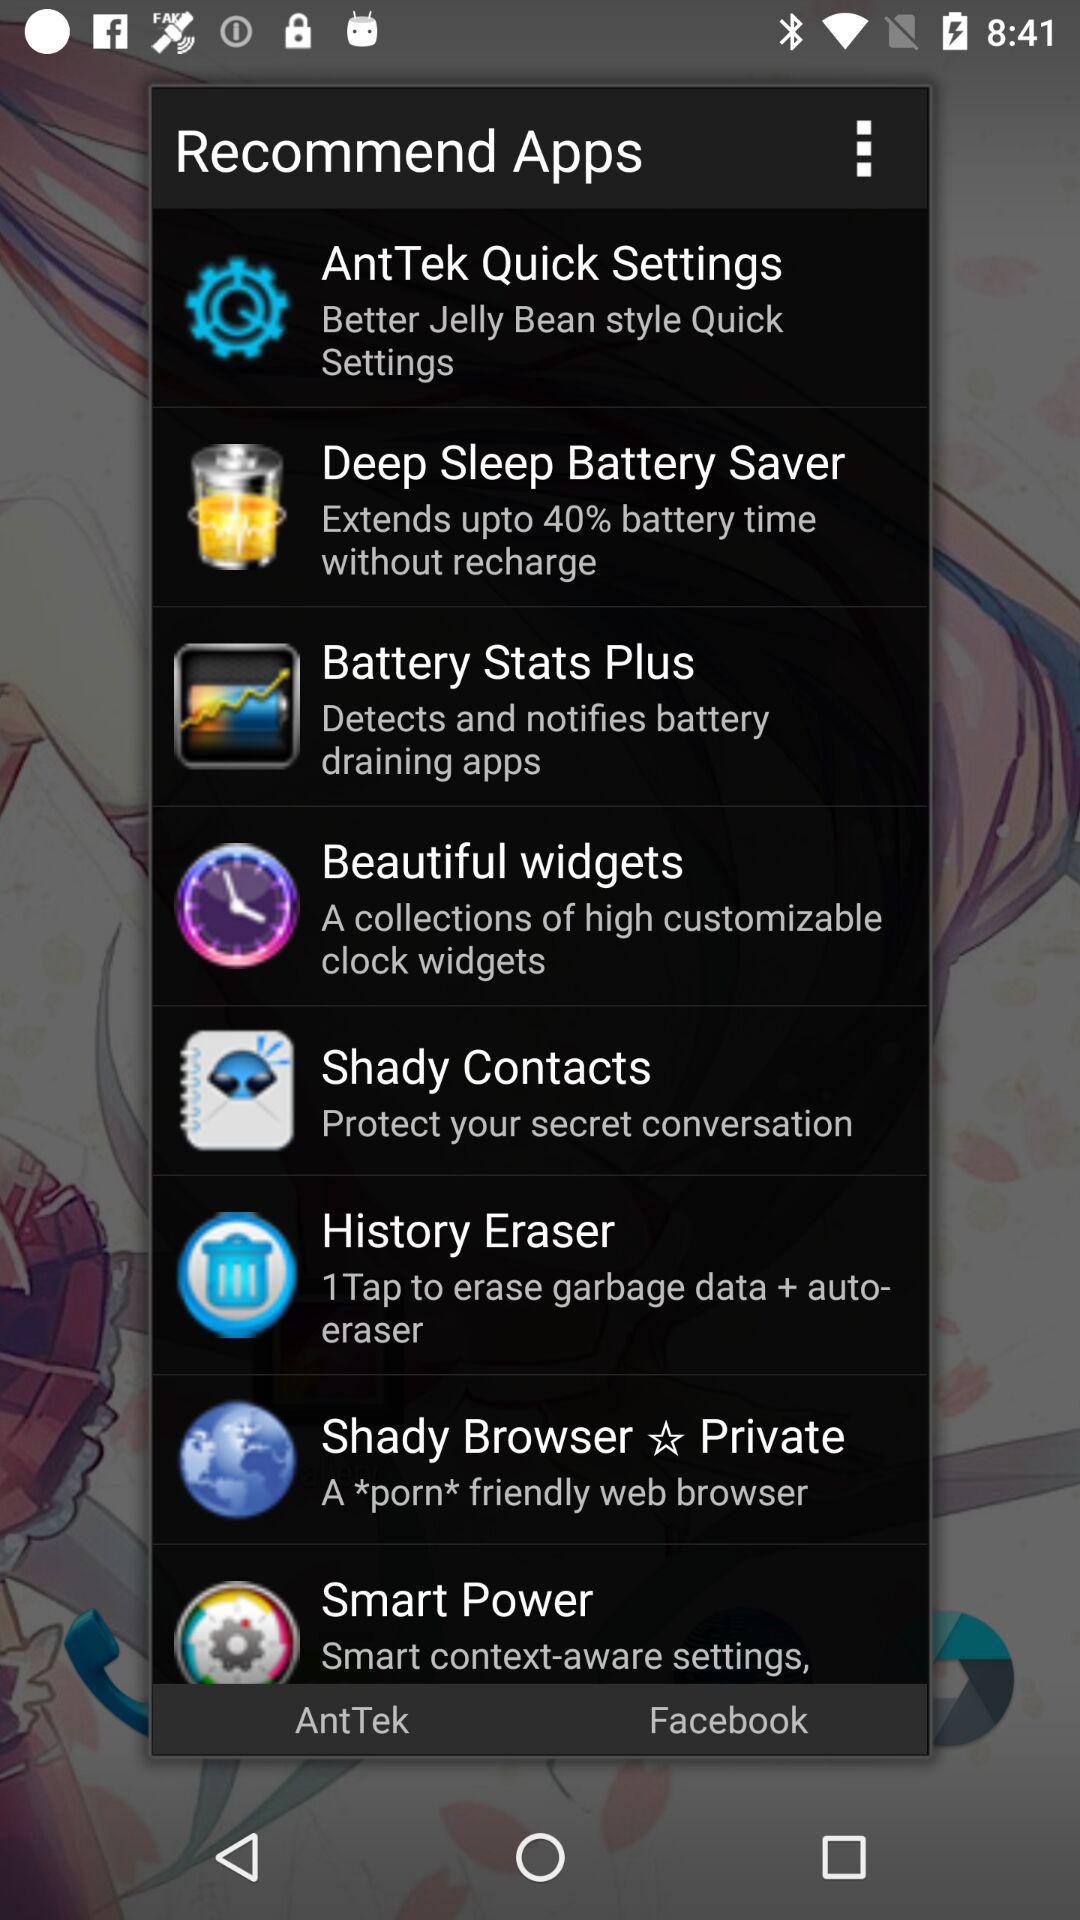 This screenshot has height=1920, width=1080. Describe the element at coordinates (728, 1717) in the screenshot. I see `facebook icon` at that location.